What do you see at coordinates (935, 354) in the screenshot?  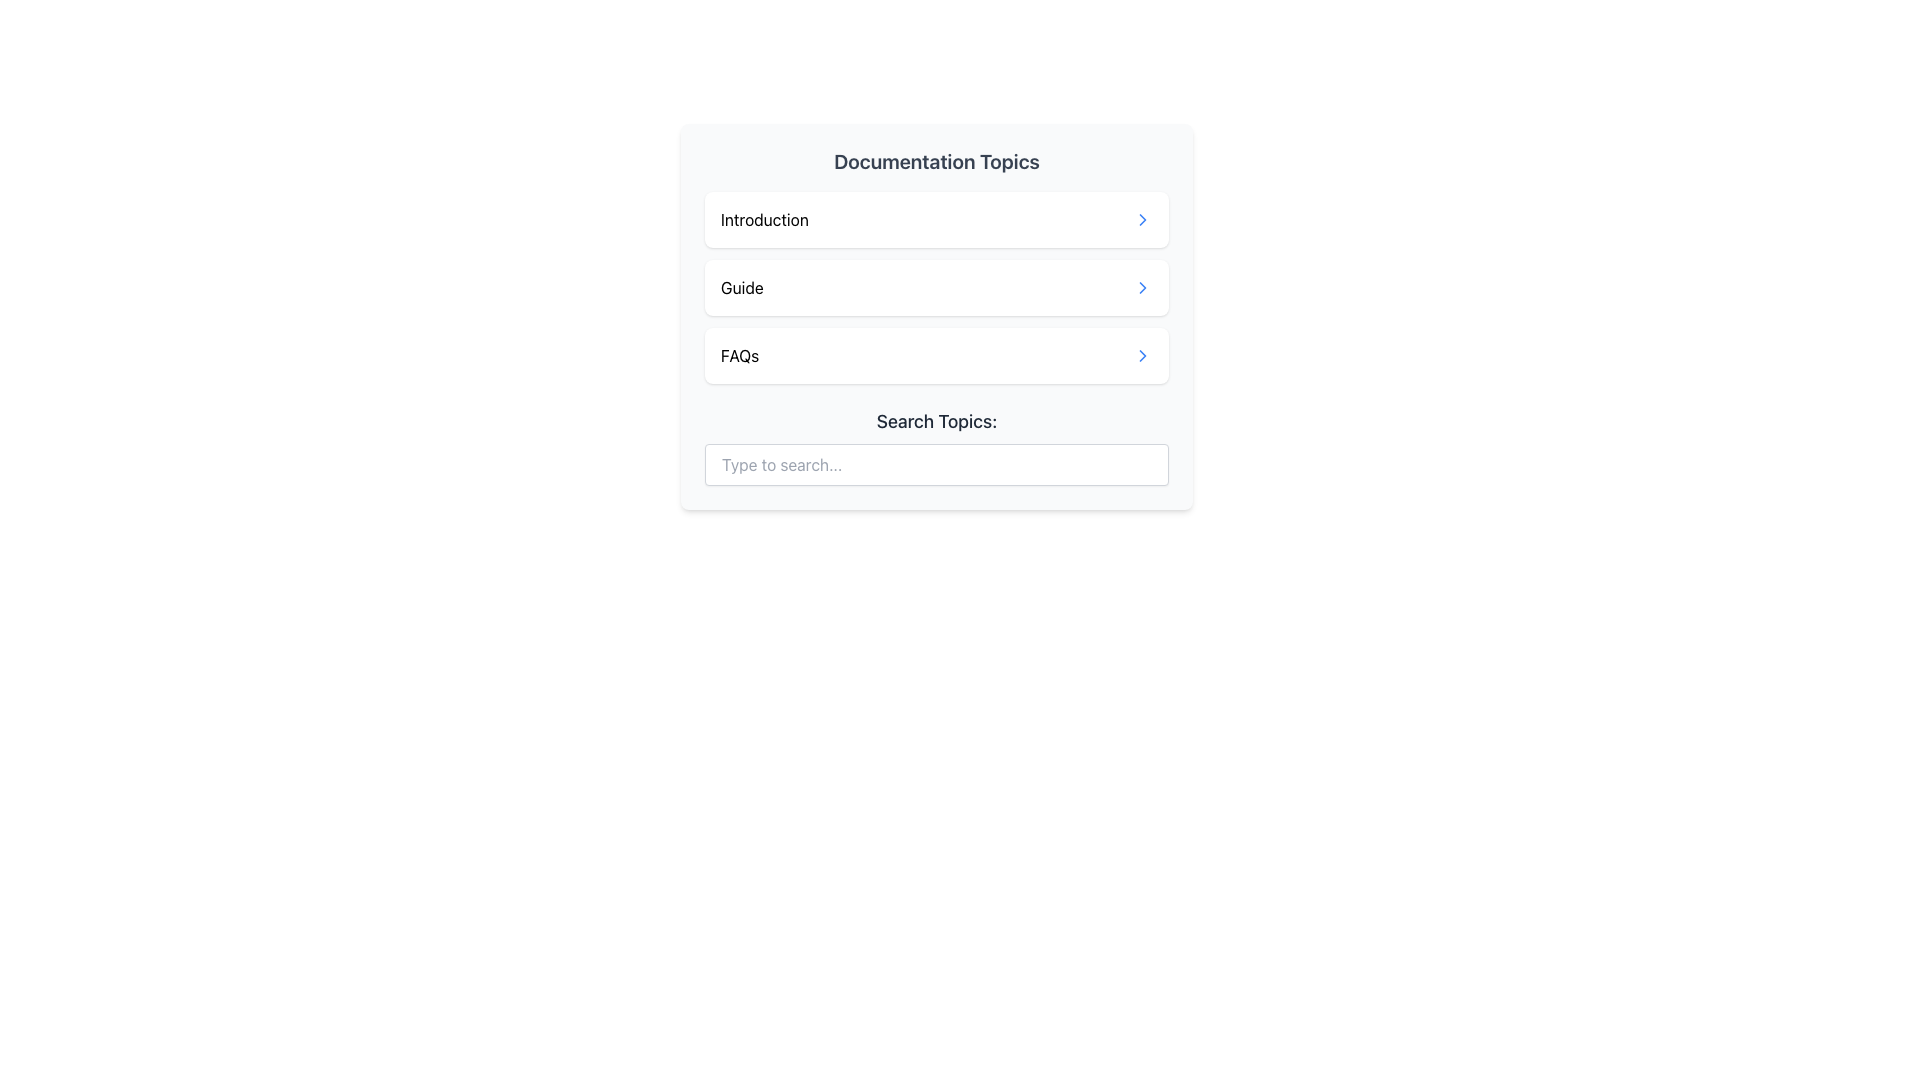 I see `the 'FAQs' button, which is the last item in the list of 'Documentation Topics', to observe the hover effects` at bounding box center [935, 354].